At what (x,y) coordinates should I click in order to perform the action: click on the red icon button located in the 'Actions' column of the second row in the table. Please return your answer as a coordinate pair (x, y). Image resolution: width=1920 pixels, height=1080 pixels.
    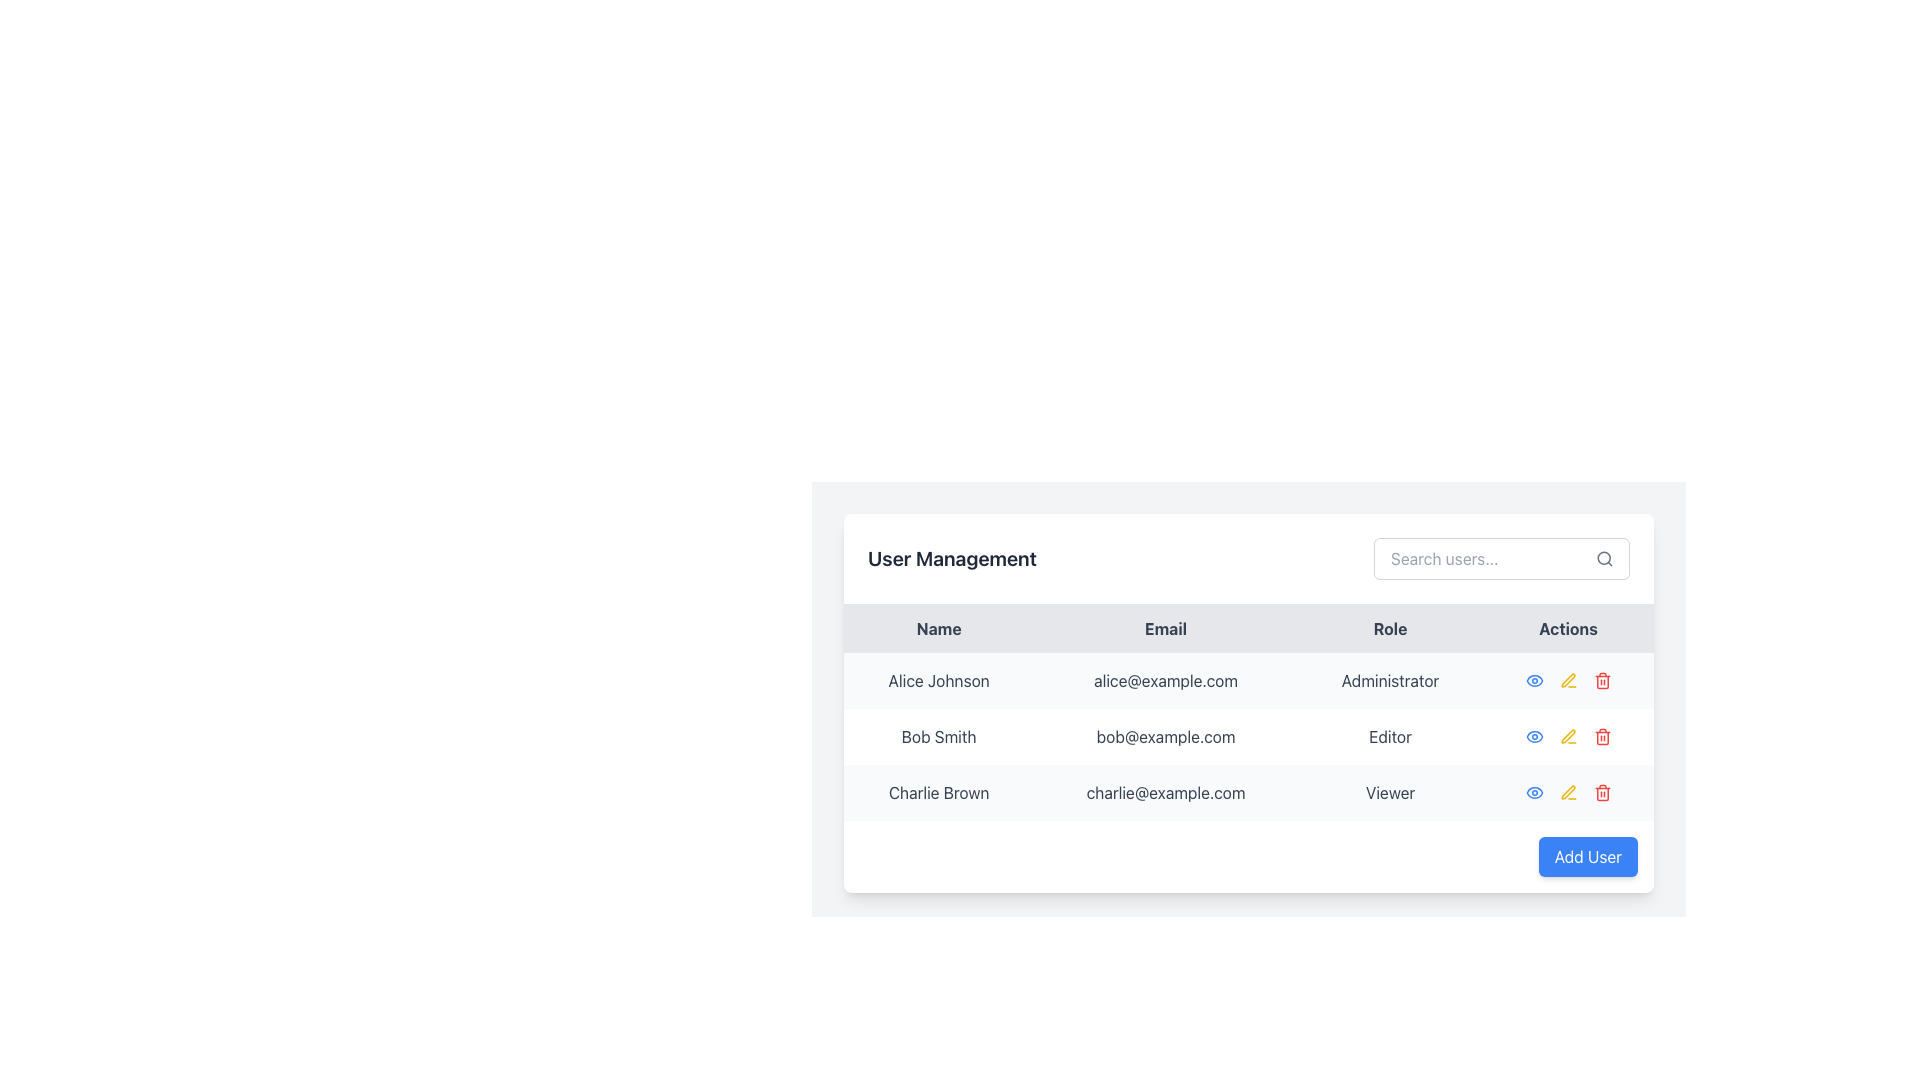
    Looking at the image, I should click on (1602, 736).